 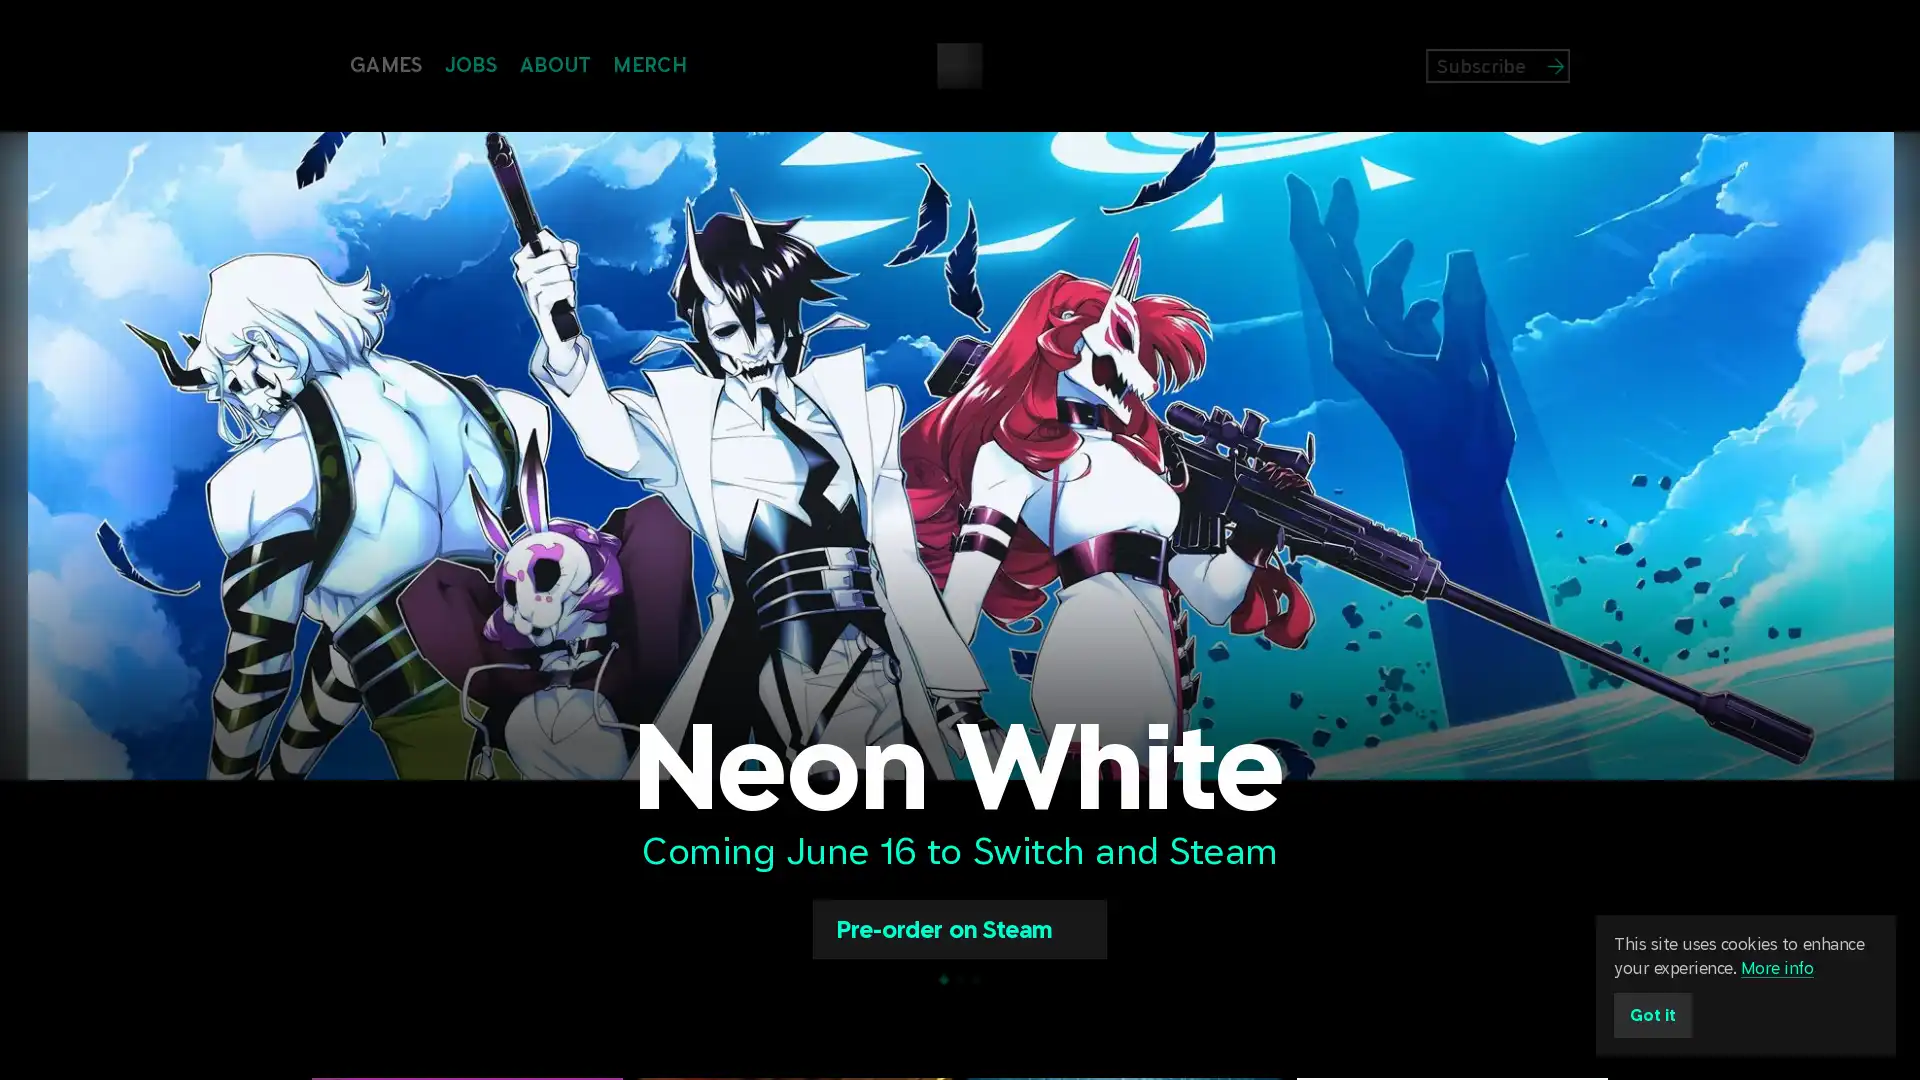 I want to click on ->, so click(x=1592, y=64).